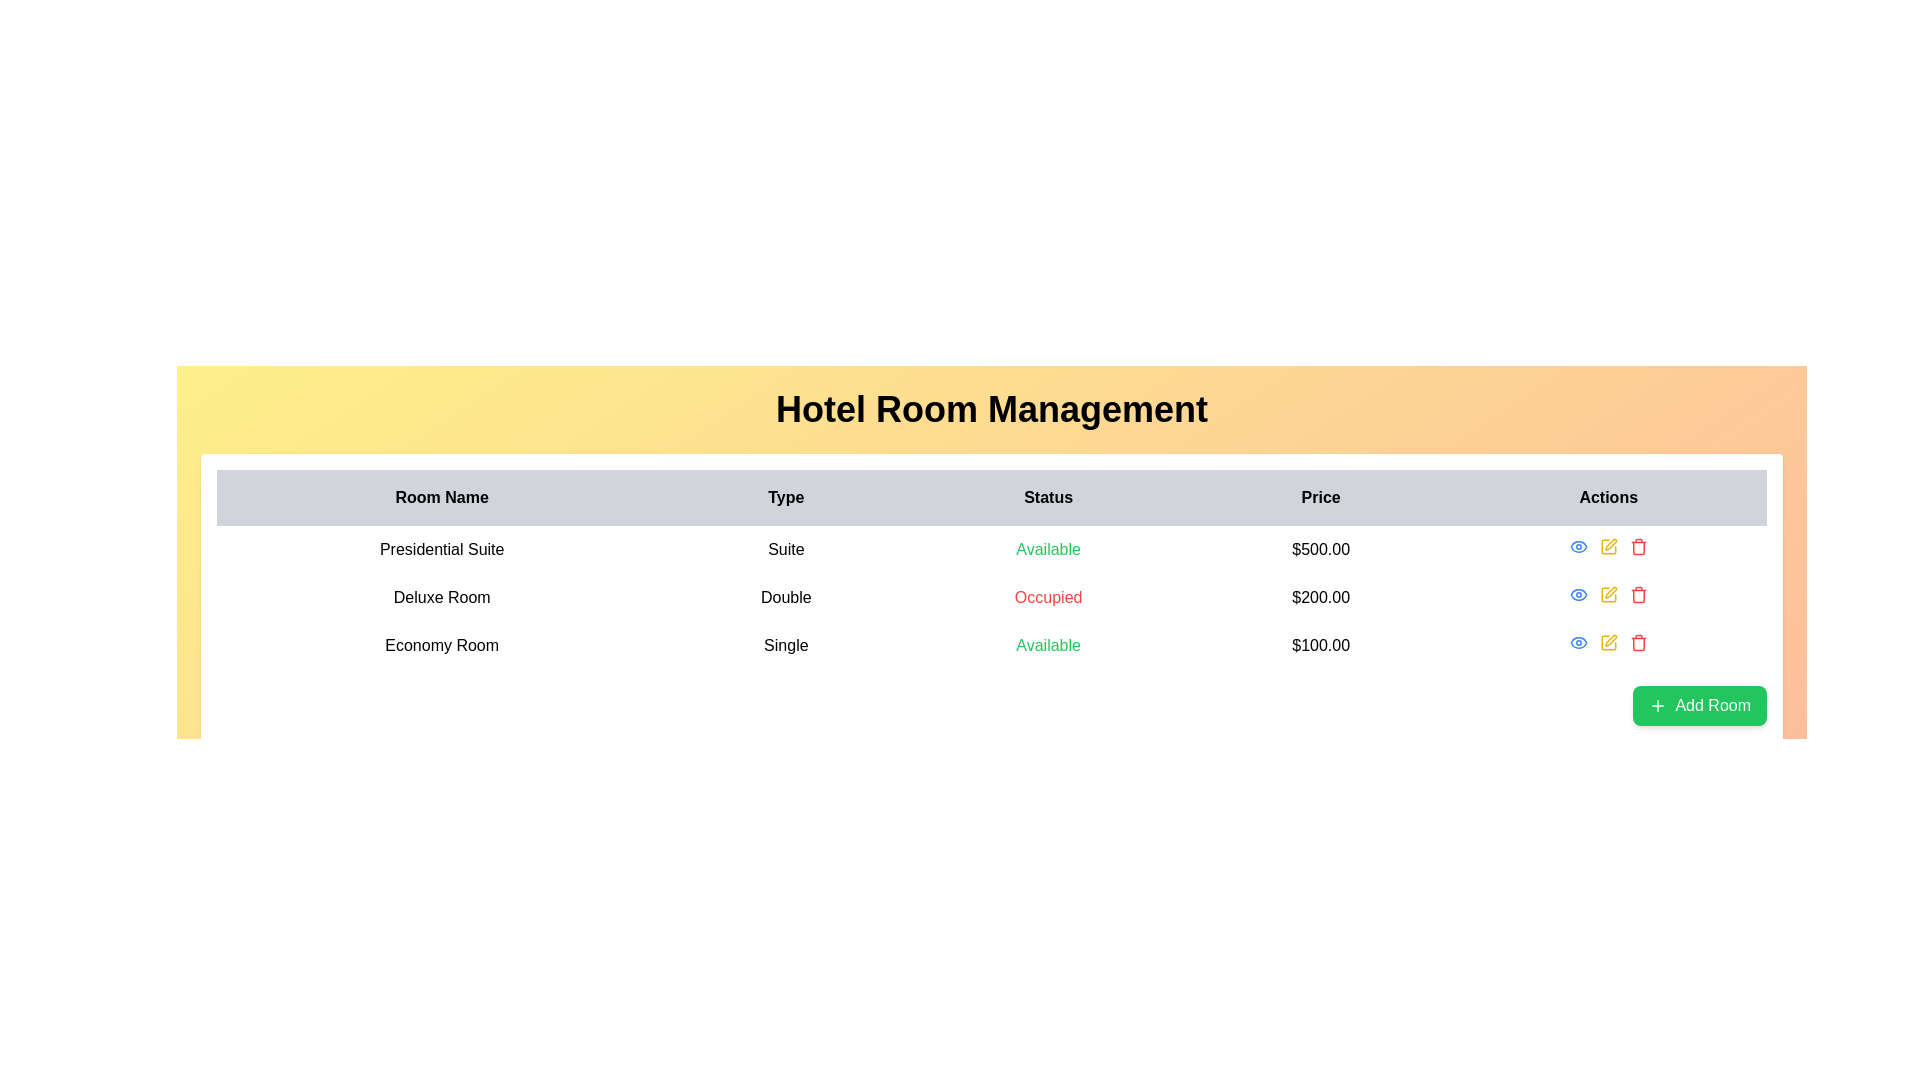  What do you see at coordinates (1047, 596) in the screenshot?
I see `the 'Occupied' text label in bold red font, indicating the status of the 'Deluxe Room' within the 'Status' column` at bounding box center [1047, 596].